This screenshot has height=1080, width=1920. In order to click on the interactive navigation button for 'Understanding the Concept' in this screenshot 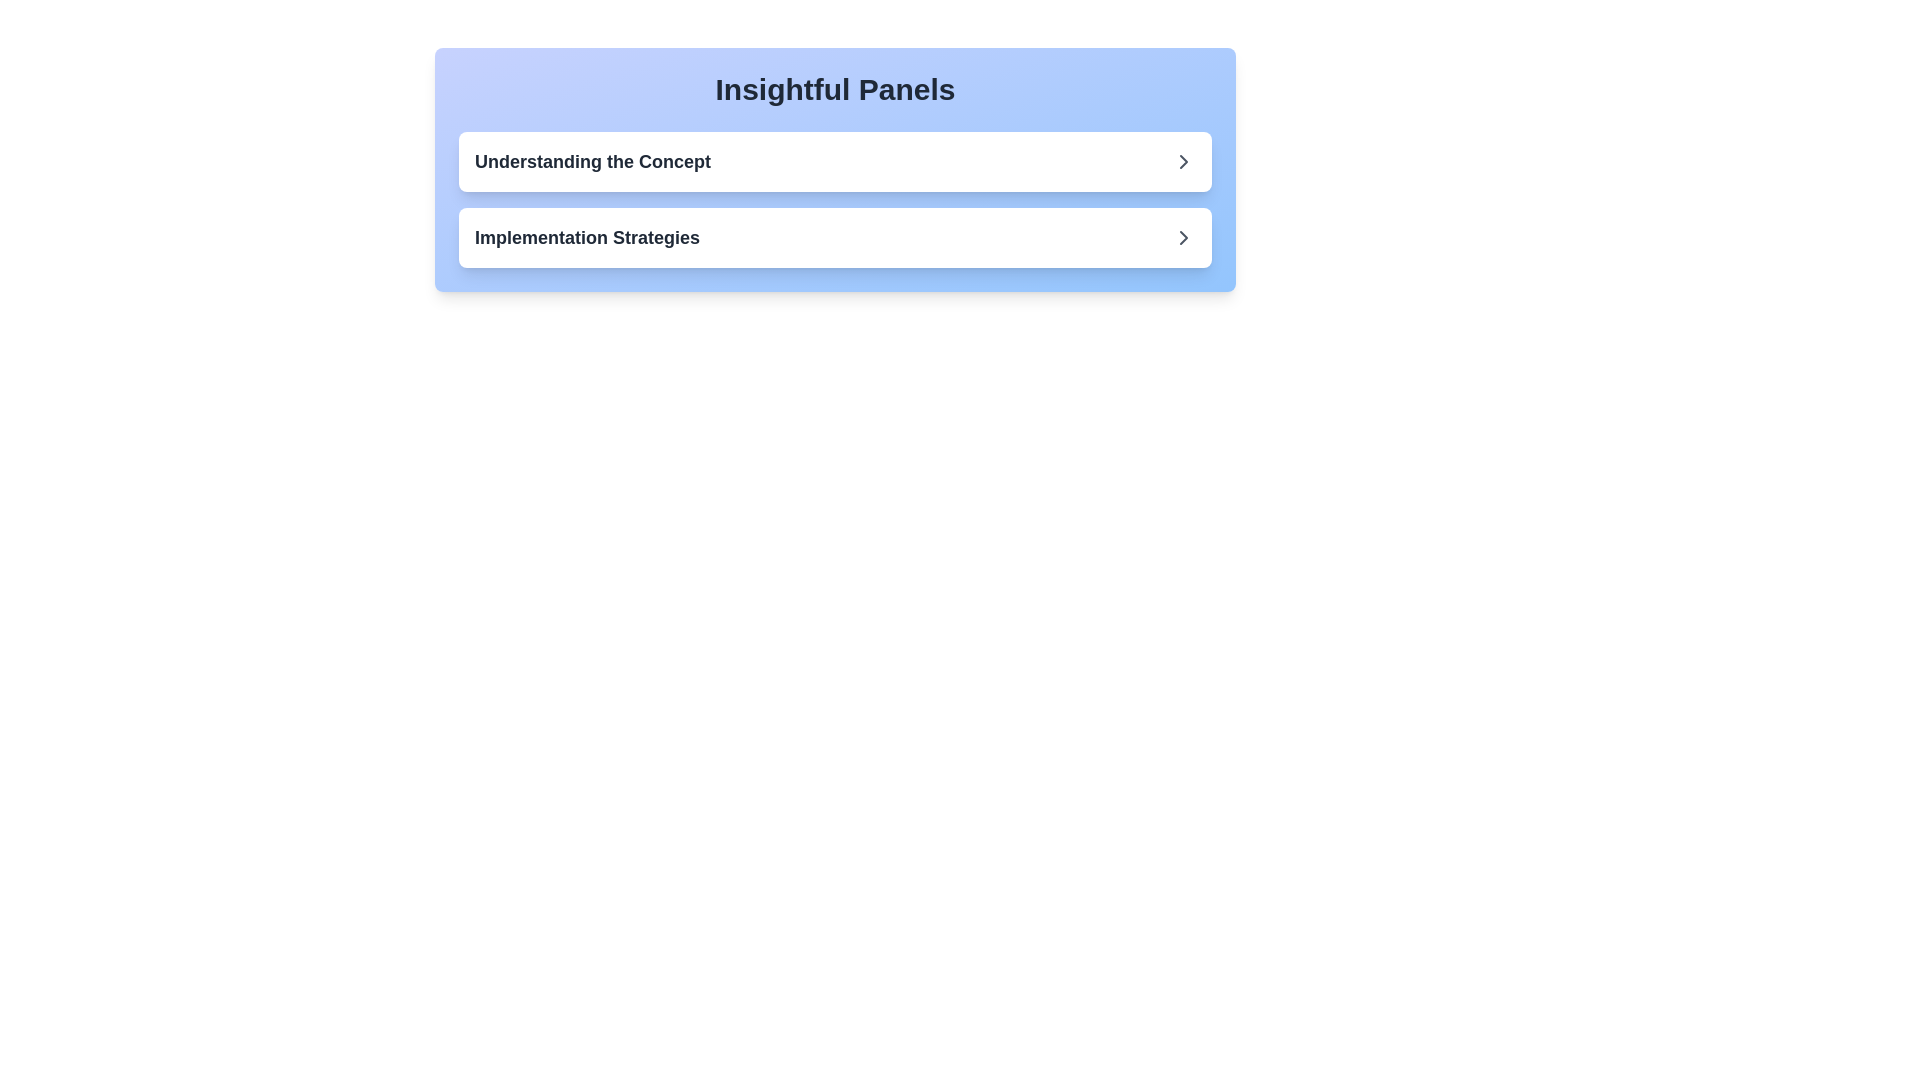, I will do `click(835, 161)`.